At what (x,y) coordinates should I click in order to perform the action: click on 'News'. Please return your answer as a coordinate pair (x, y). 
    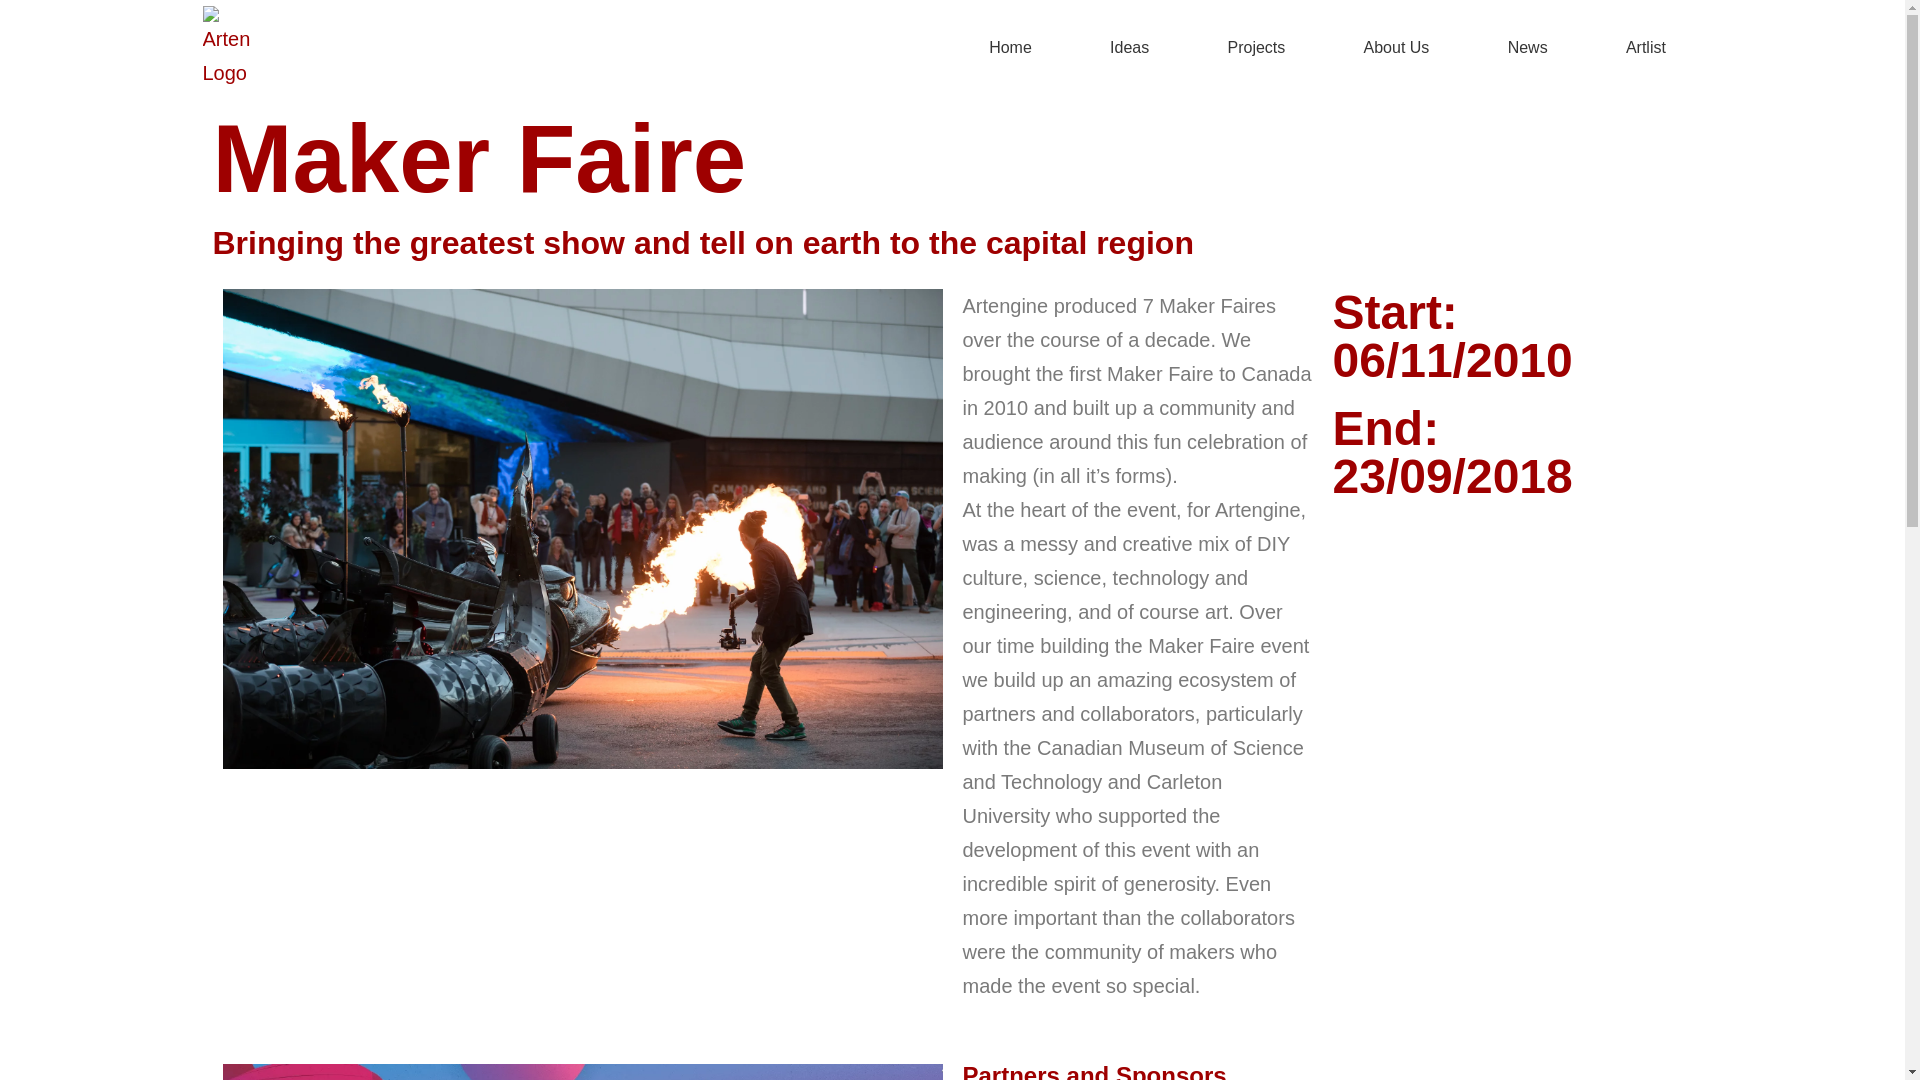
    Looking at the image, I should click on (1526, 46).